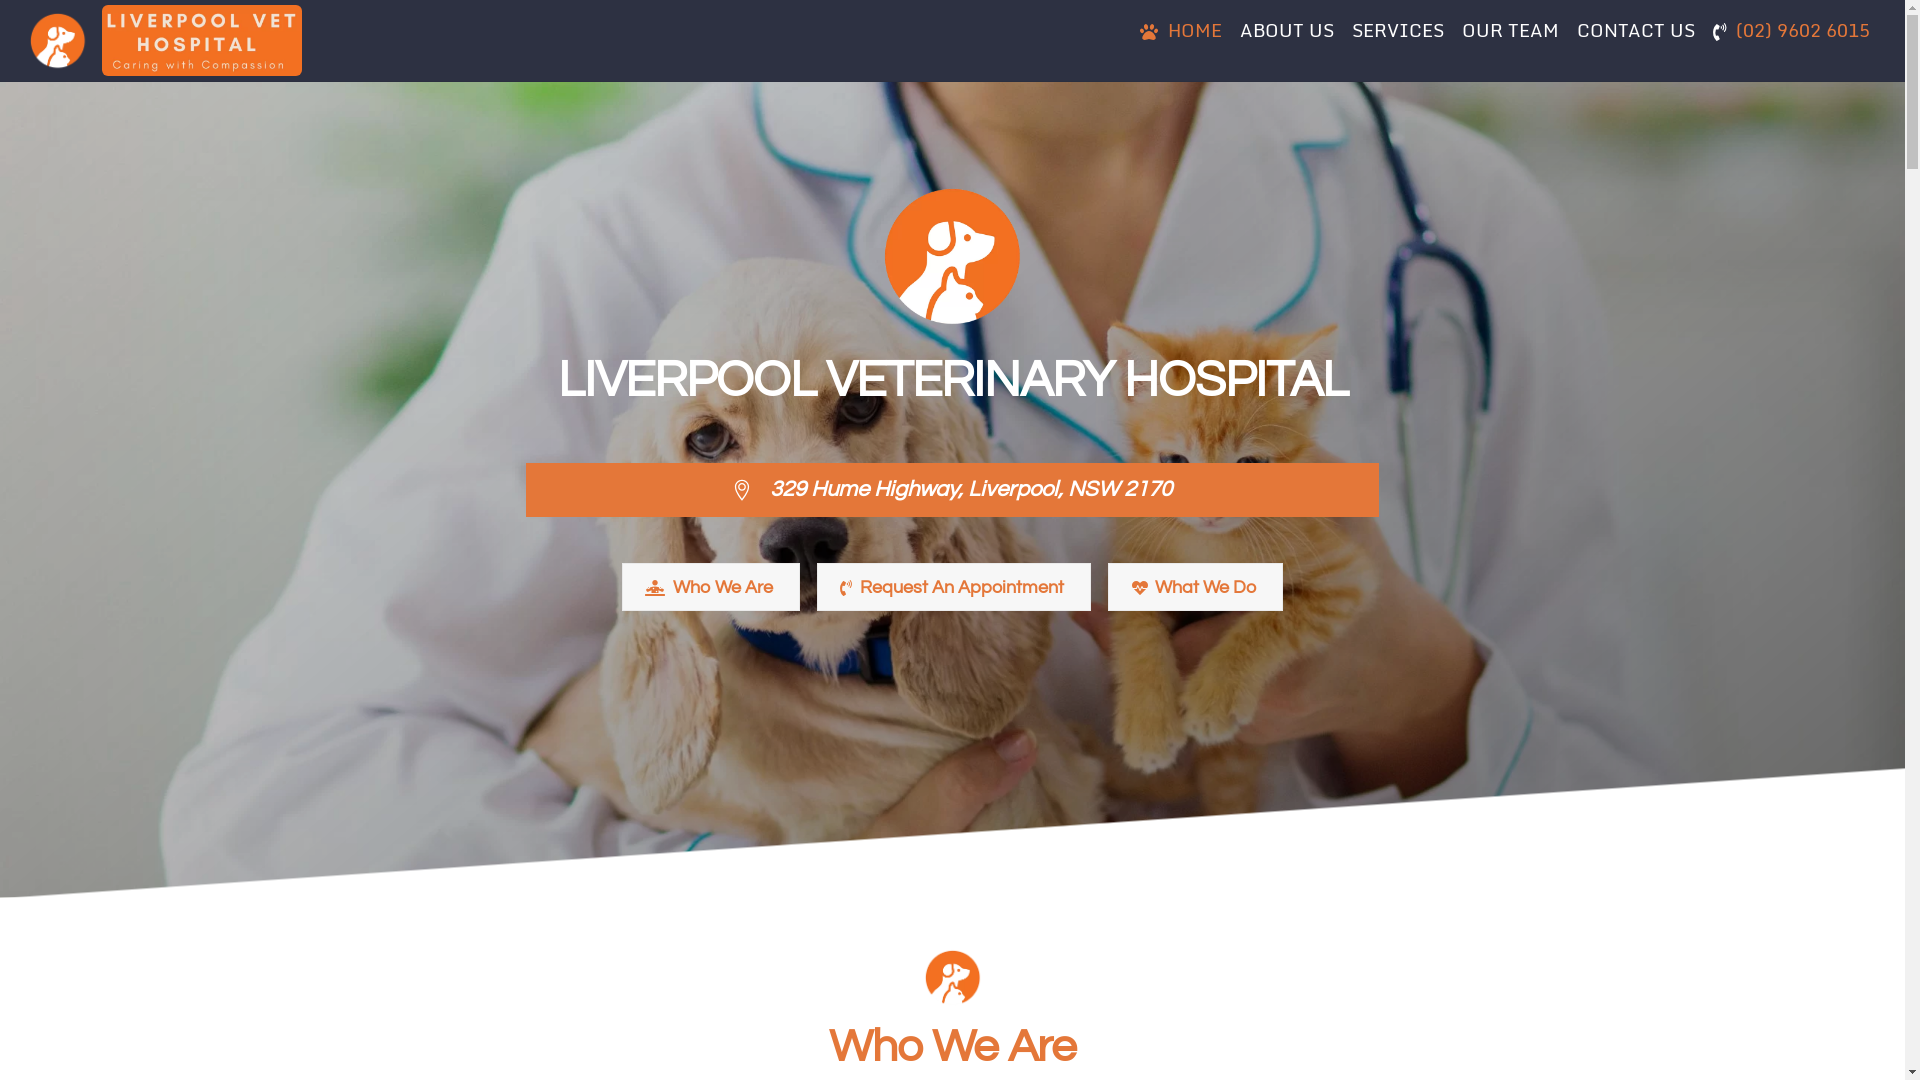 This screenshot has height=1080, width=1920. Describe the element at coordinates (953, 586) in the screenshot. I see `'Request An Appointment'` at that location.